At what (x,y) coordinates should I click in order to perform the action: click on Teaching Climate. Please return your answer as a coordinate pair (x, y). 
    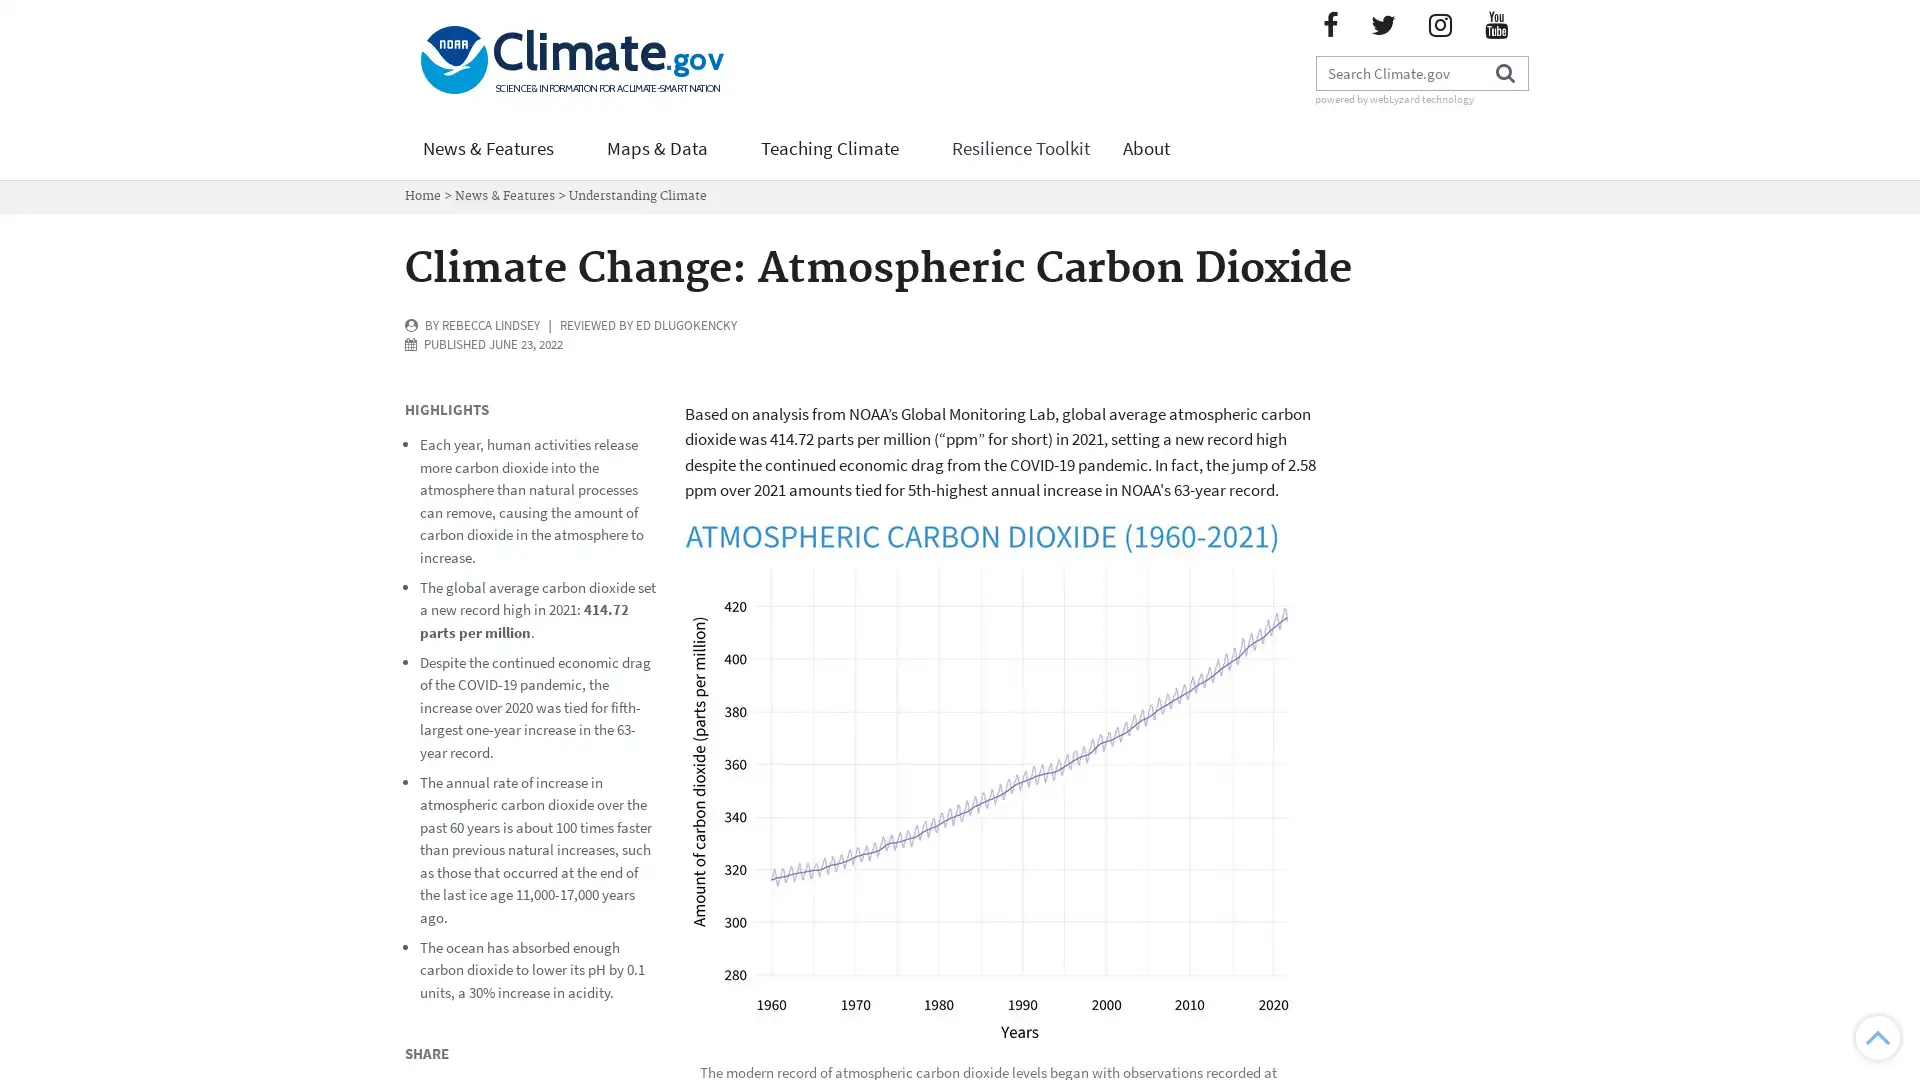
    Looking at the image, I should click on (840, 146).